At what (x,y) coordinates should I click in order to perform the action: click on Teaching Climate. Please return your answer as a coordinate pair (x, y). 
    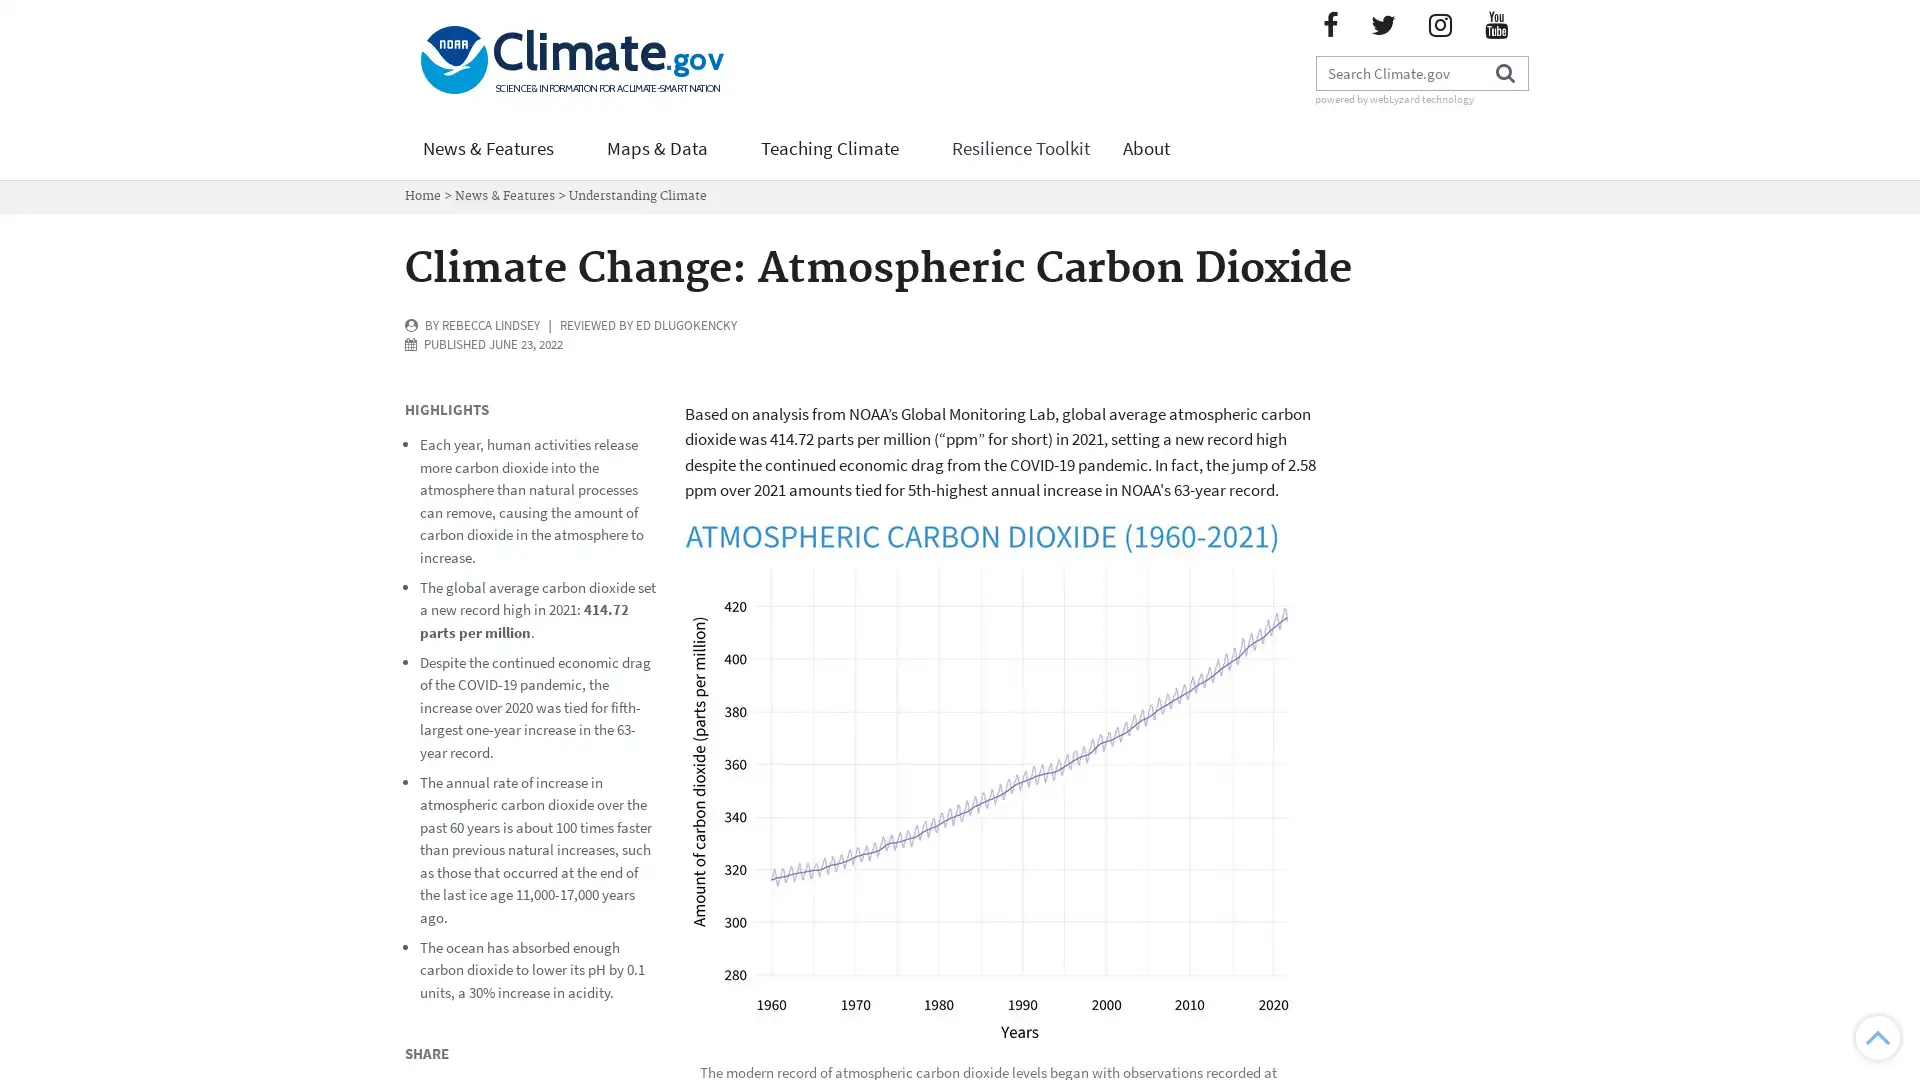
    Looking at the image, I should click on (840, 146).